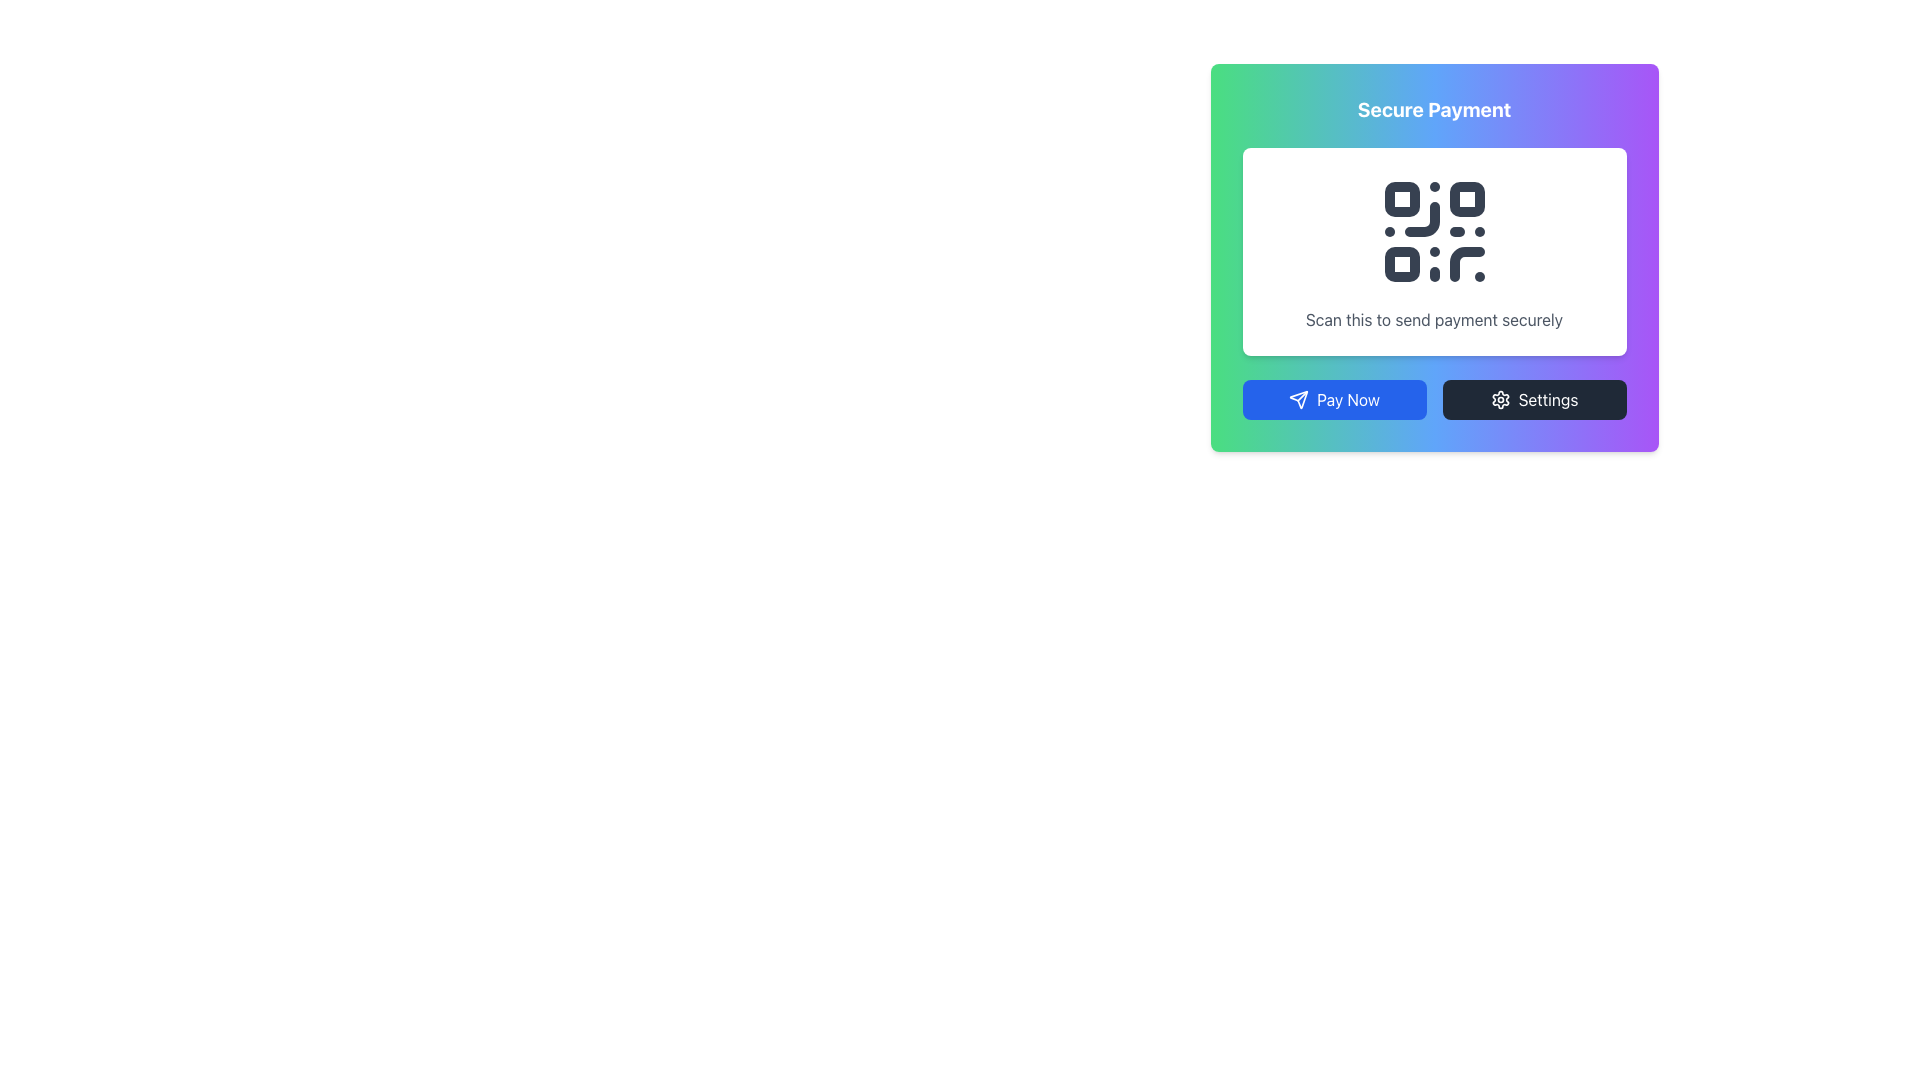 This screenshot has height=1080, width=1920. What do you see at coordinates (1467, 199) in the screenshot?
I see `the QR code square located in the top-right section of the QR code graphic, which is part of the secure payment interface` at bounding box center [1467, 199].